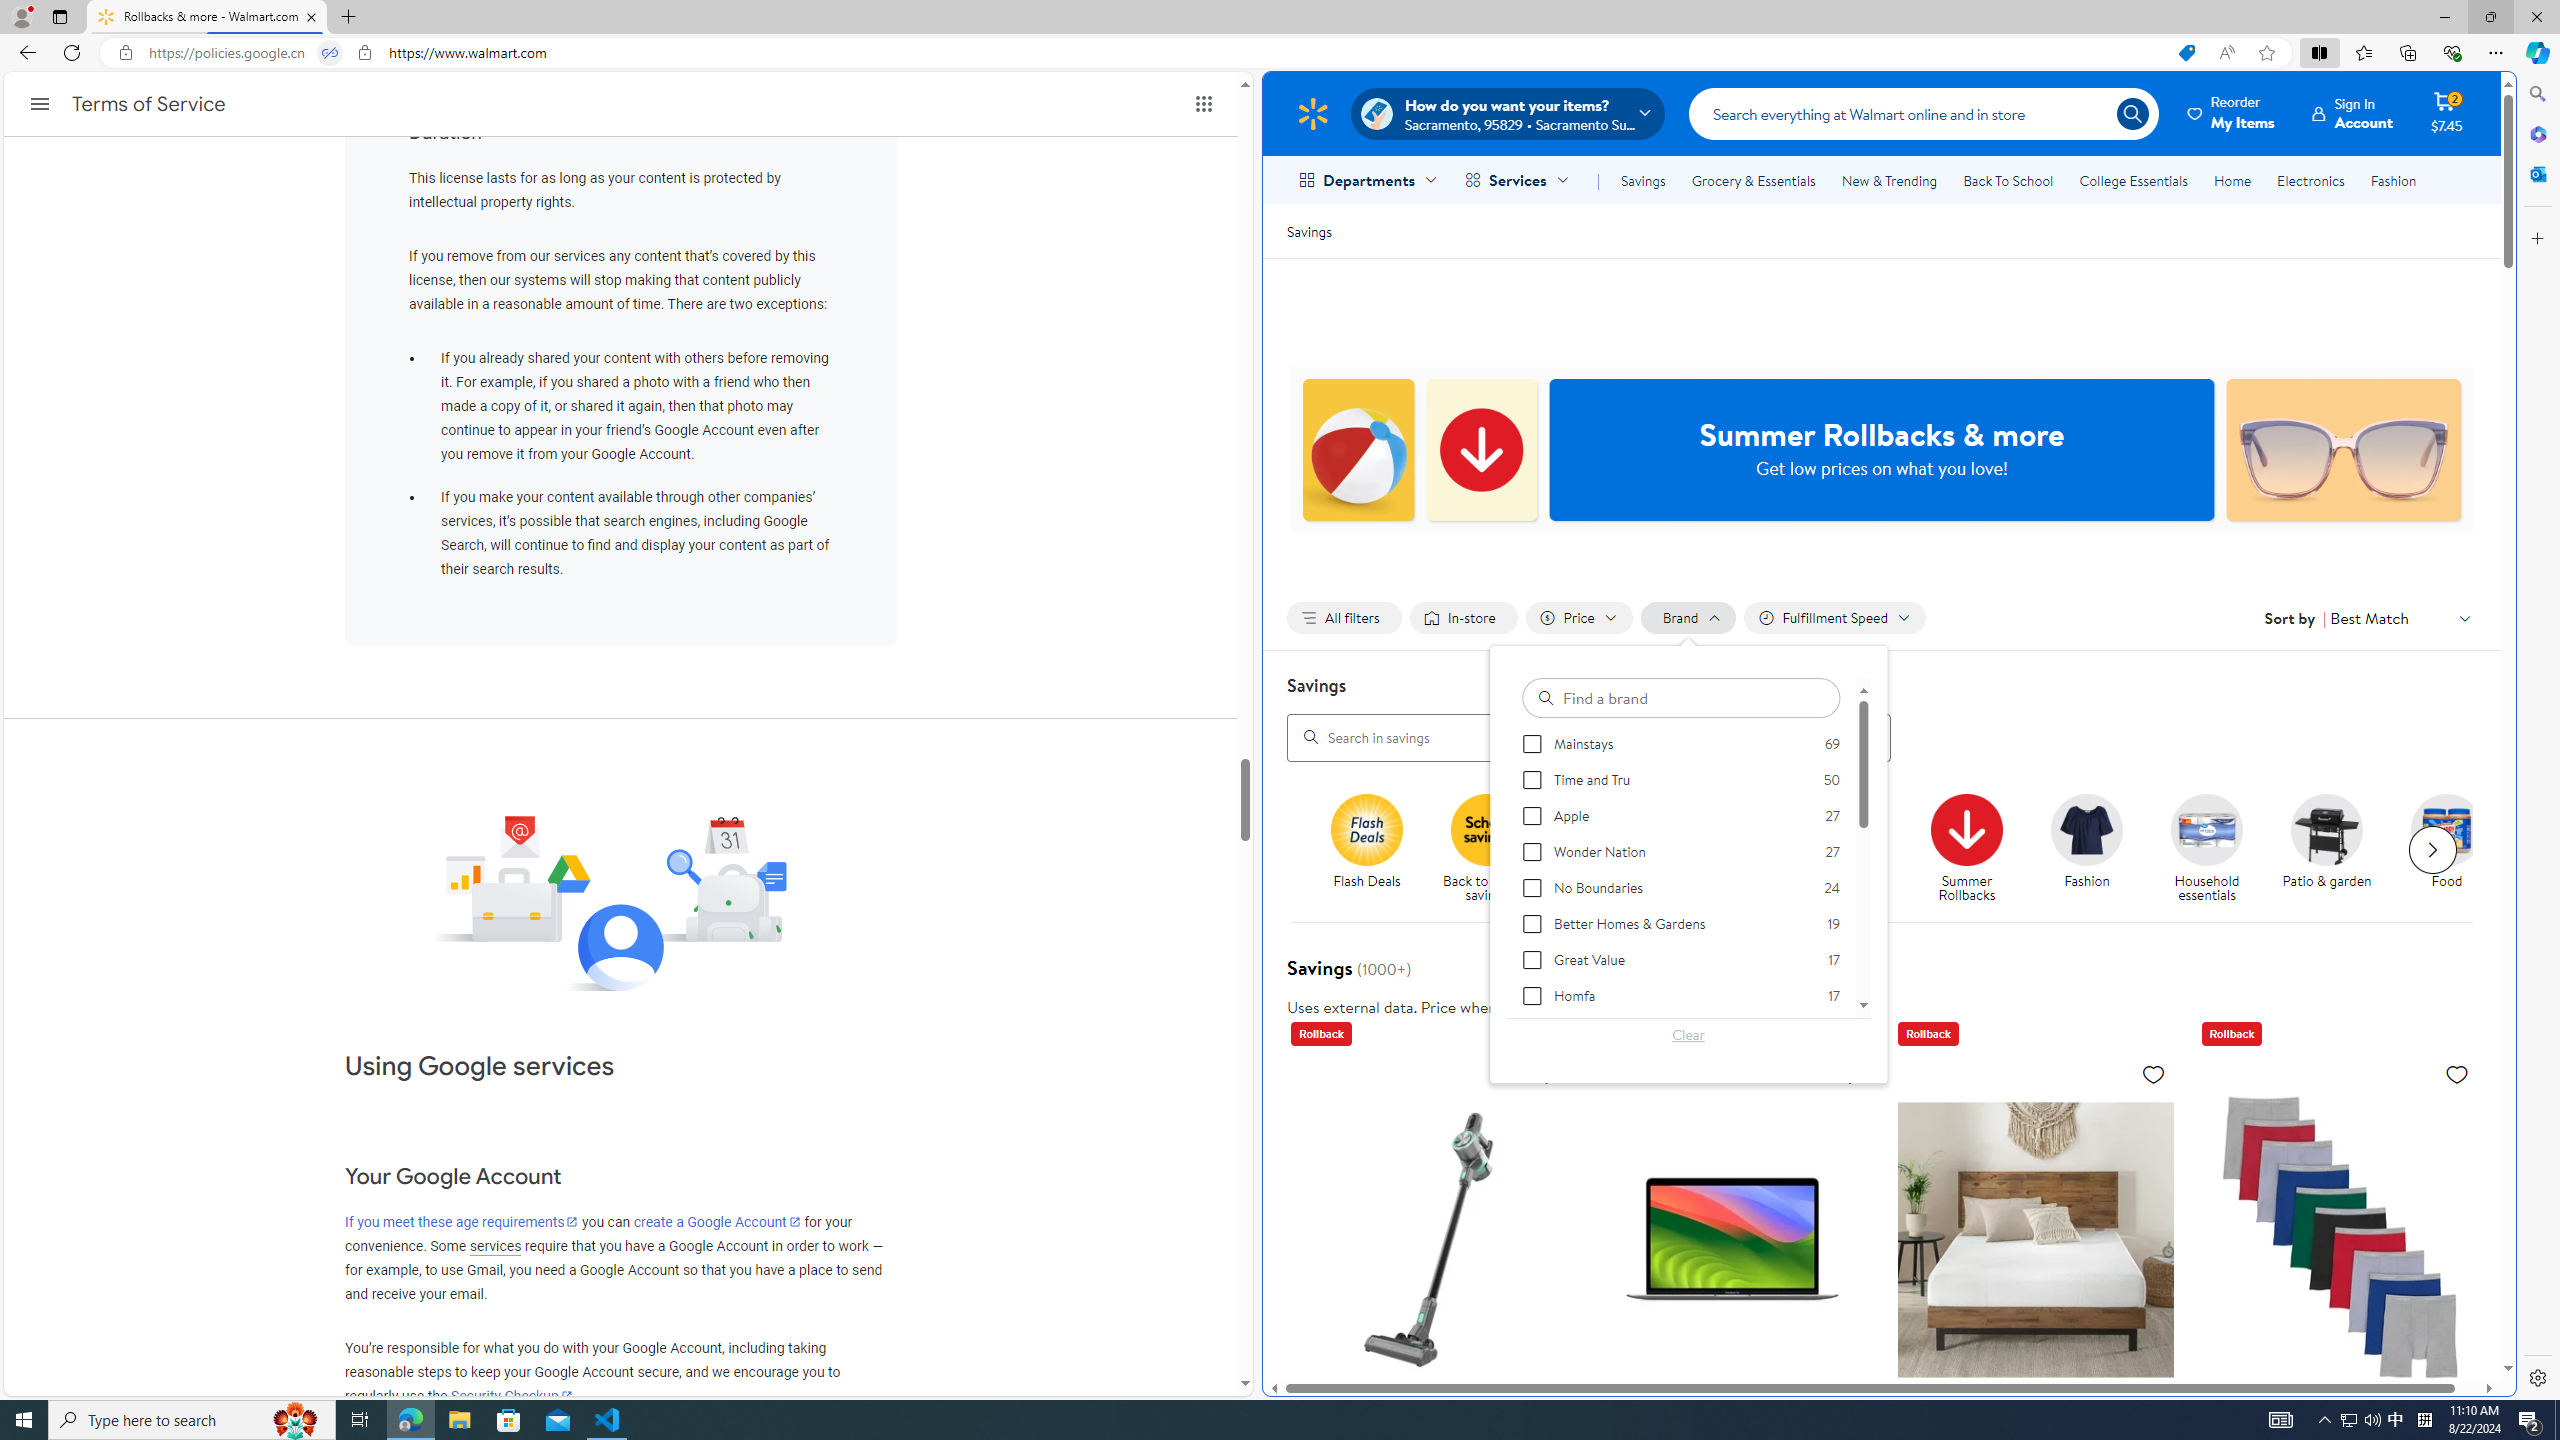 The width and height of the screenshot is (2560, 1440). What do you see at coordinates (2231, 112) in the screenshot?
I see `'Reorder My Items'` at bounding box center [2231, 112].